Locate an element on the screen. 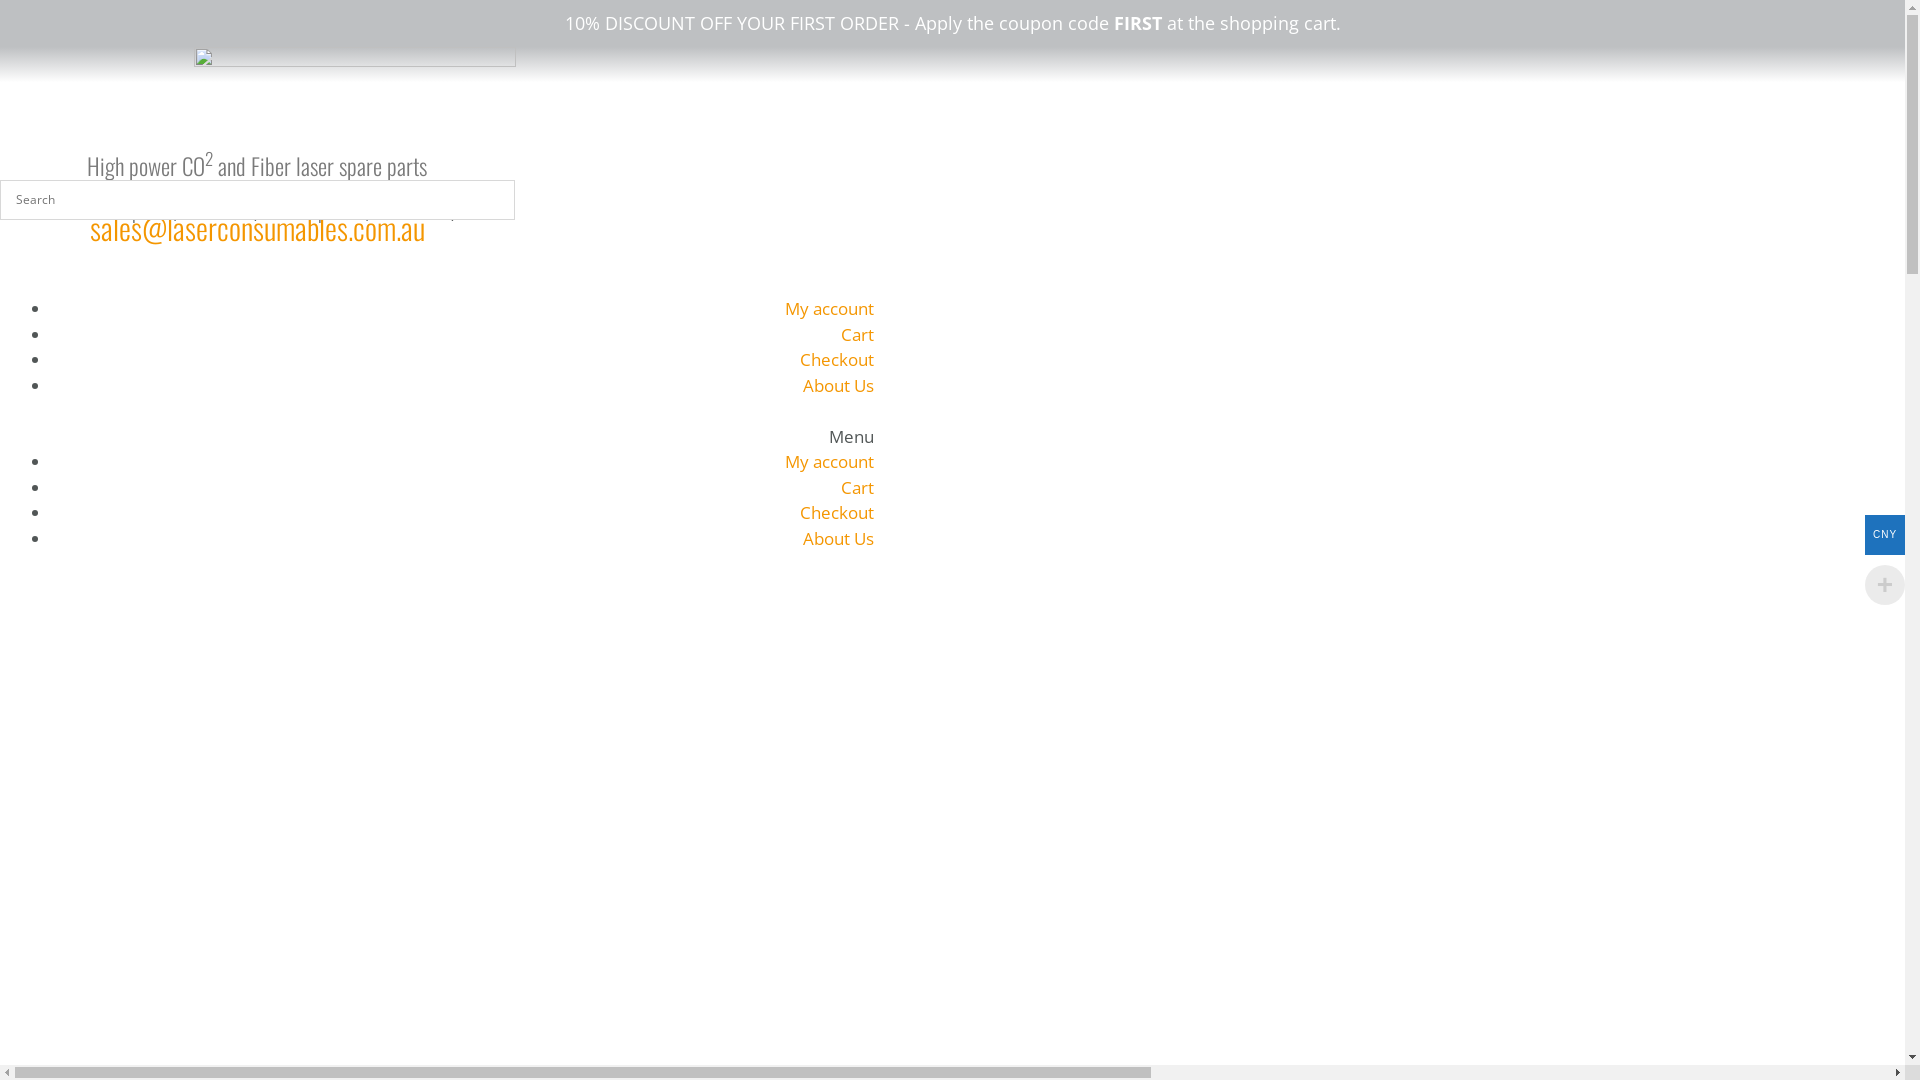 The image size is (1920, 1080). 'About Us' is located at coordinates (838, 537).